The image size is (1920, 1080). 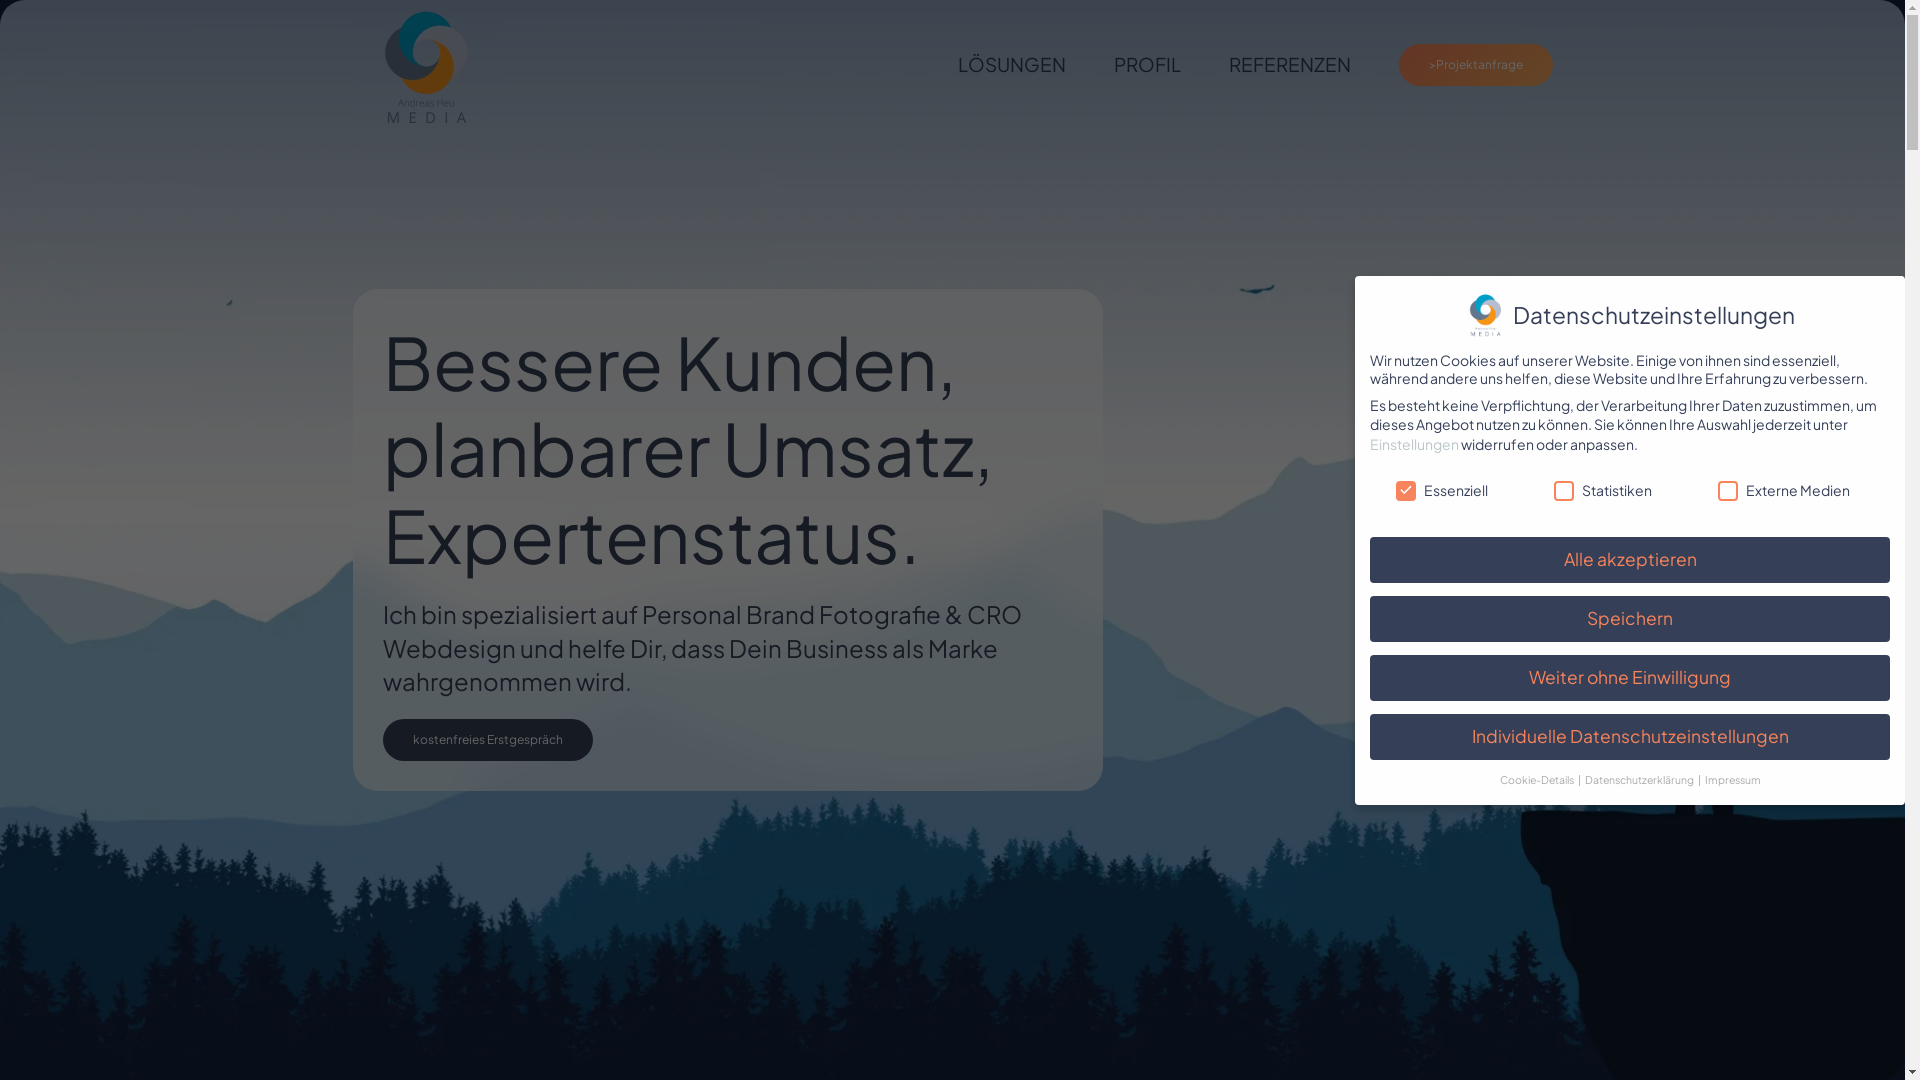 What do you see at coordinates (1147, 63) in the screenshot?
I see `'PROFIL'` at bounding box center [1147, 63].